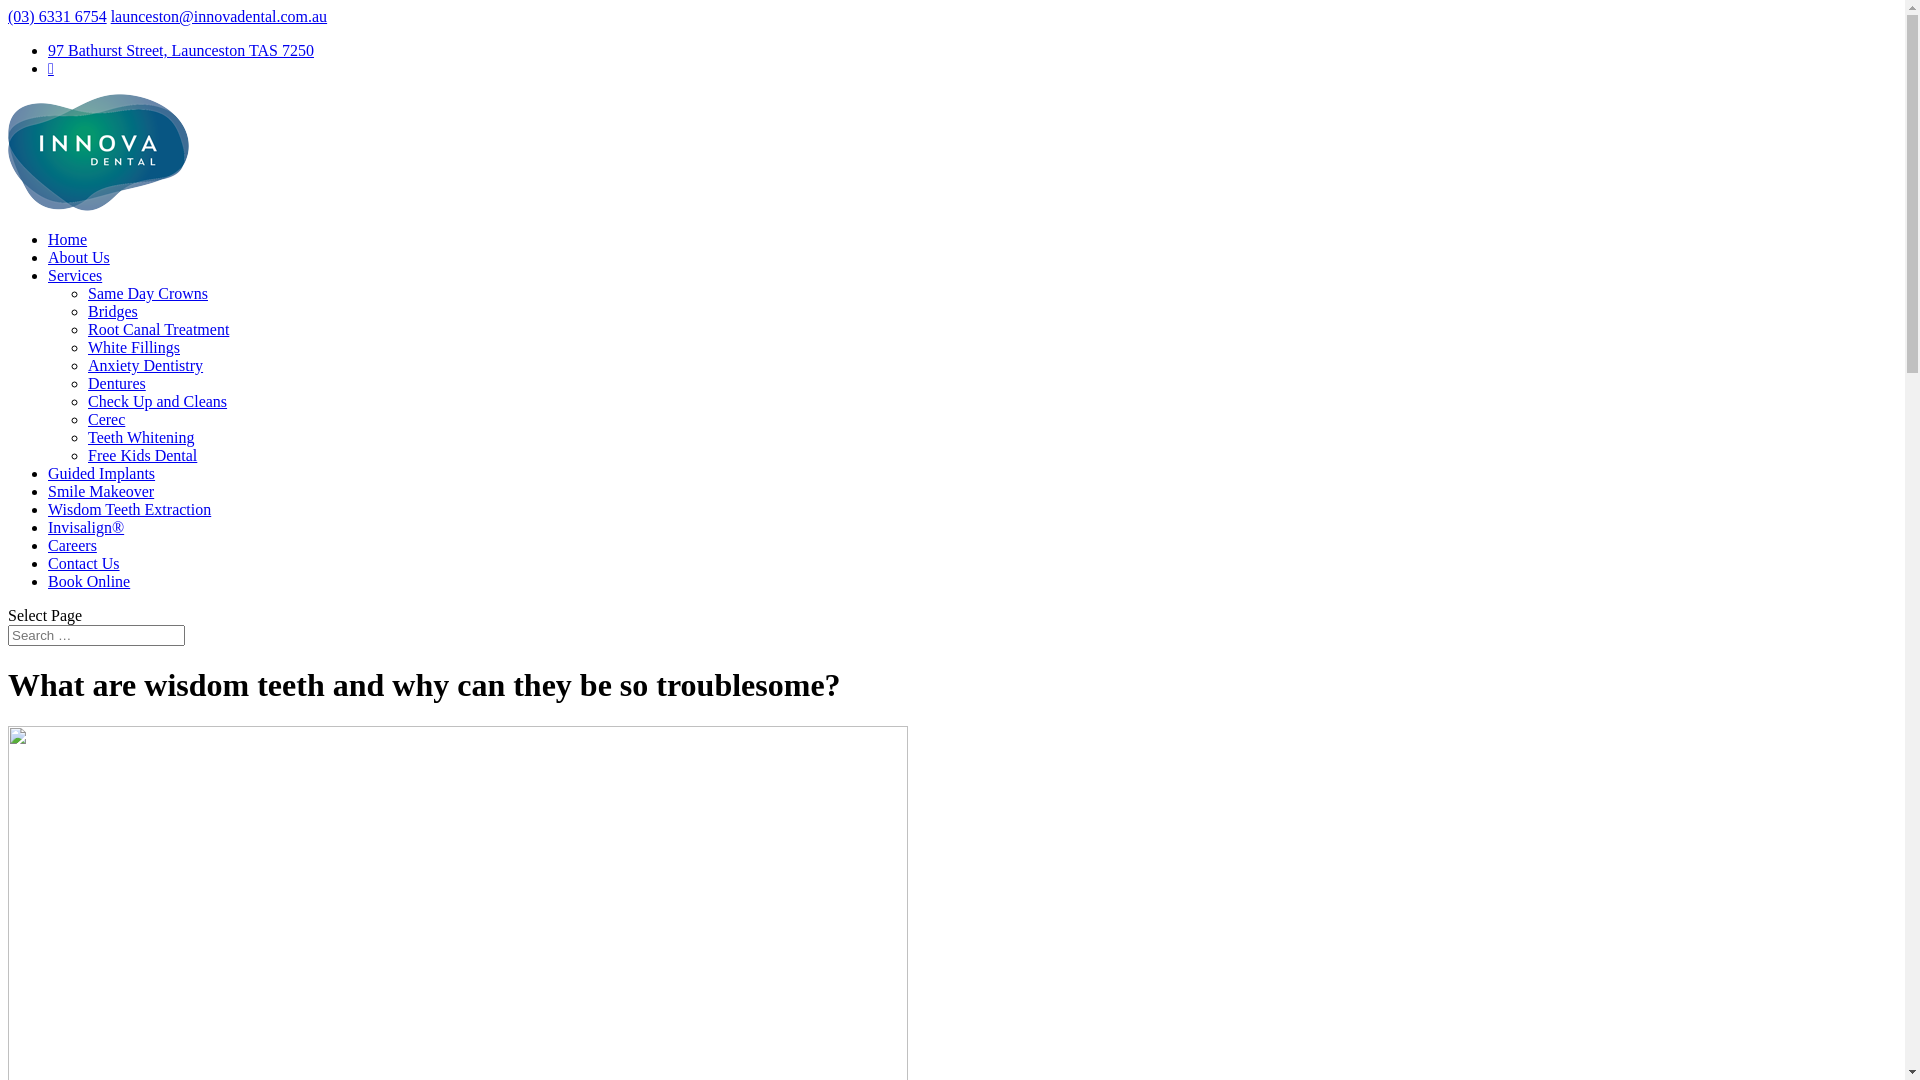 This screenshot has width=1920, height=1080. What do you see at coordinates (86, 365) in the screenshot?
I see `'Anxiety Dentistry'` at bounding box center [86, 365].